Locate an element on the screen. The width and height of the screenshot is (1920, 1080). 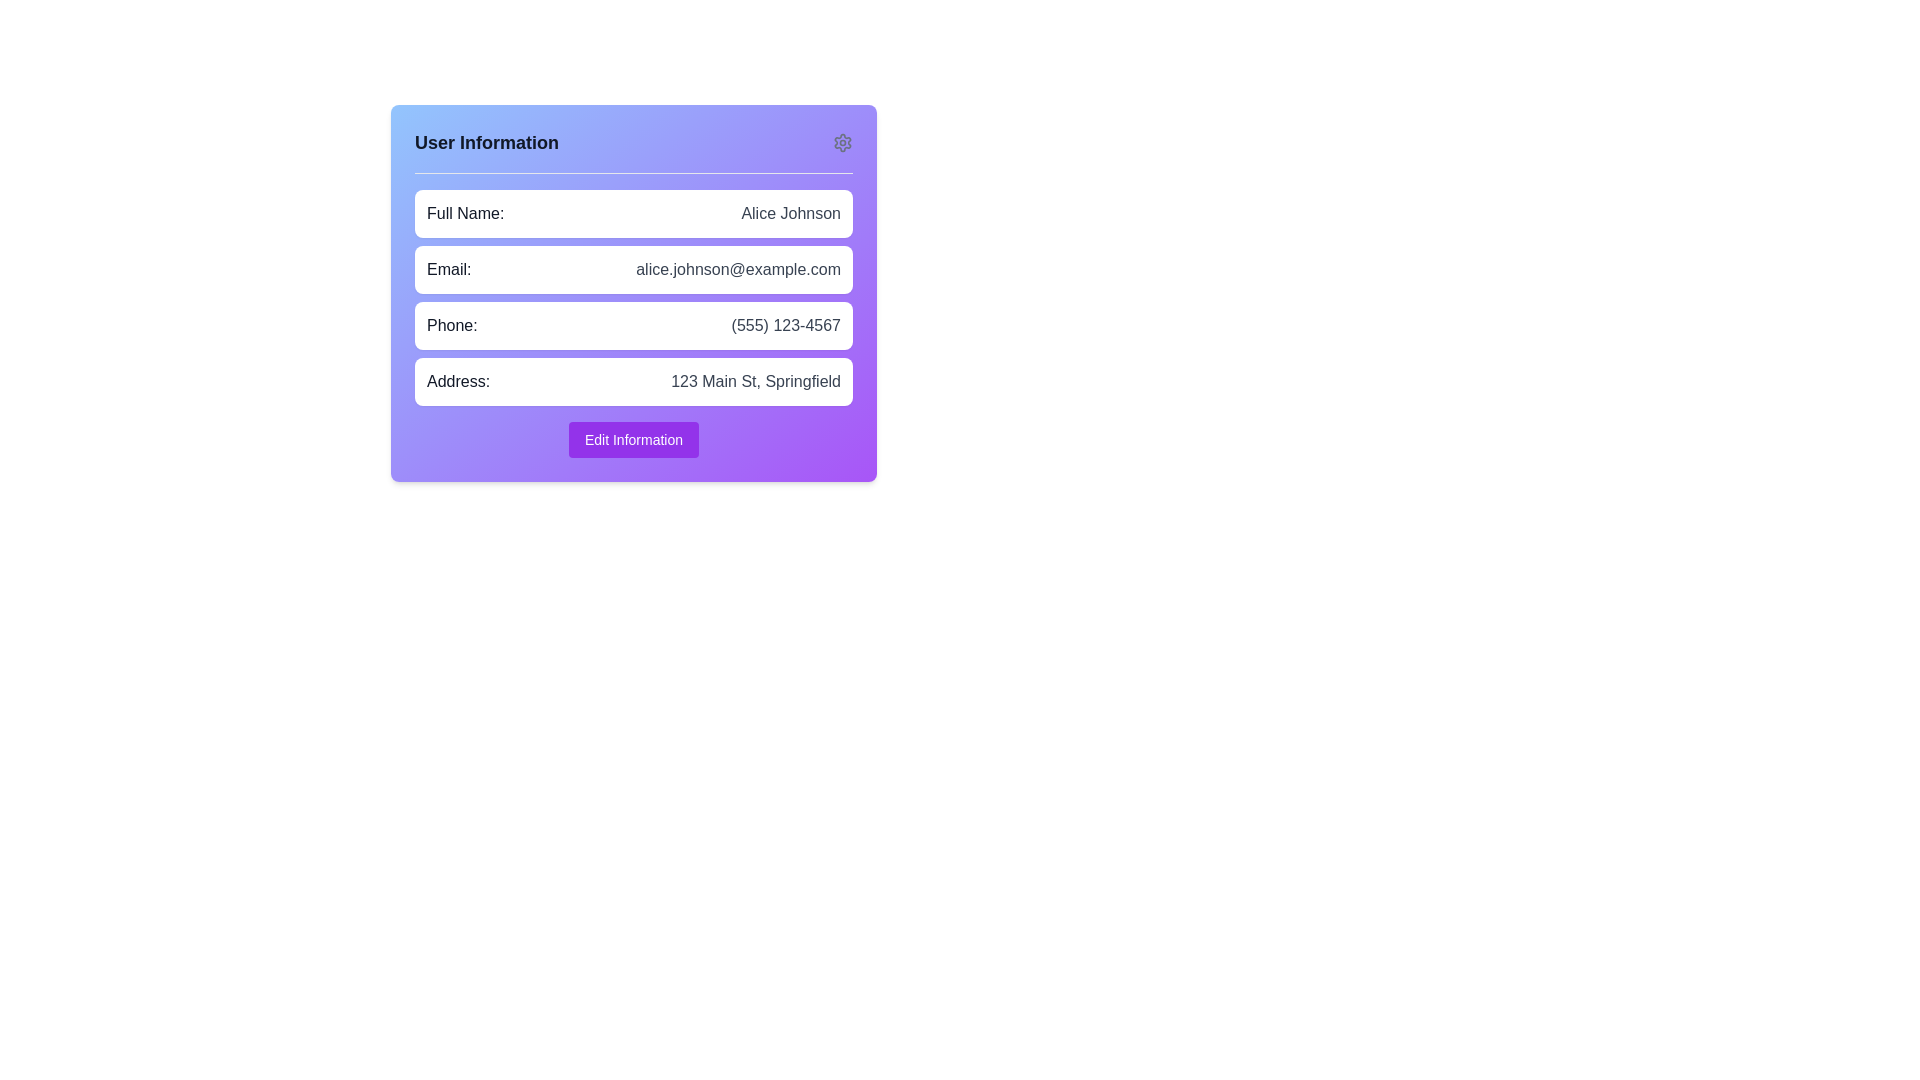
the static text label 'User Information' which is bold and located at the top-left corner of a rectangular card with a gradient purple background is located at coordinates (487, 141).